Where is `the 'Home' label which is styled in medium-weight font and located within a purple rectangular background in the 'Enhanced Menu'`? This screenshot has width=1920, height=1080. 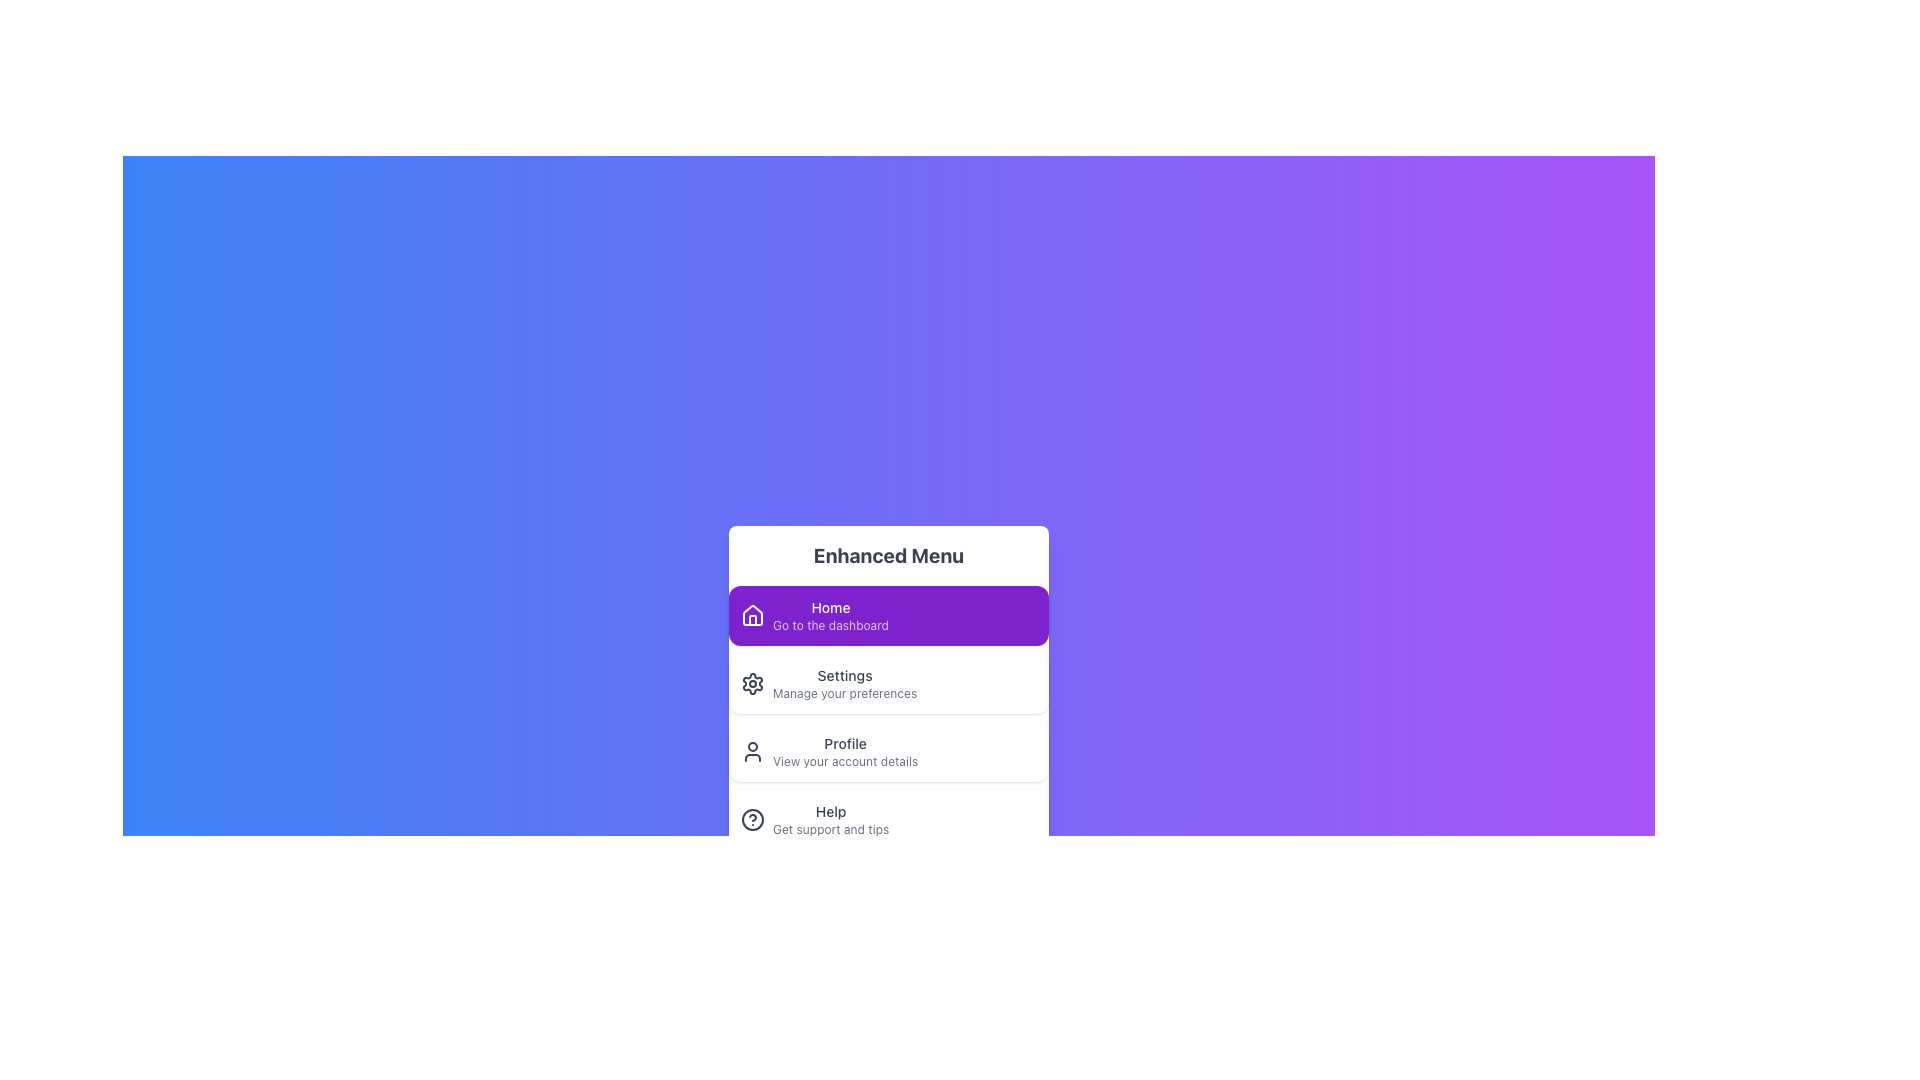
the 'Home' label which is styled in medium-weight font and located within a purple rectangular background in the 'Enhanced Menu' is located at coordinates (830, 607).